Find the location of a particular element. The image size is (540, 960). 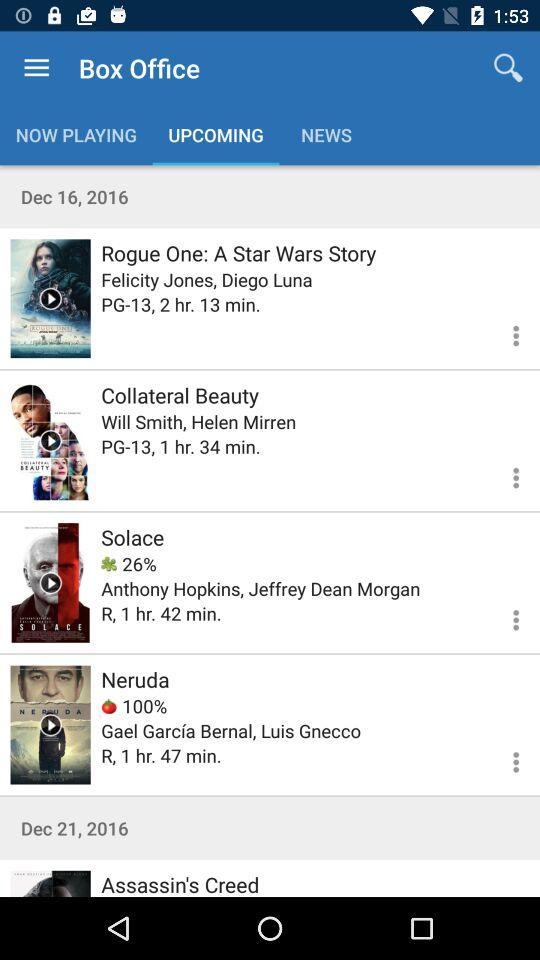

will smith helen icon is located at coordinates (198, 421).